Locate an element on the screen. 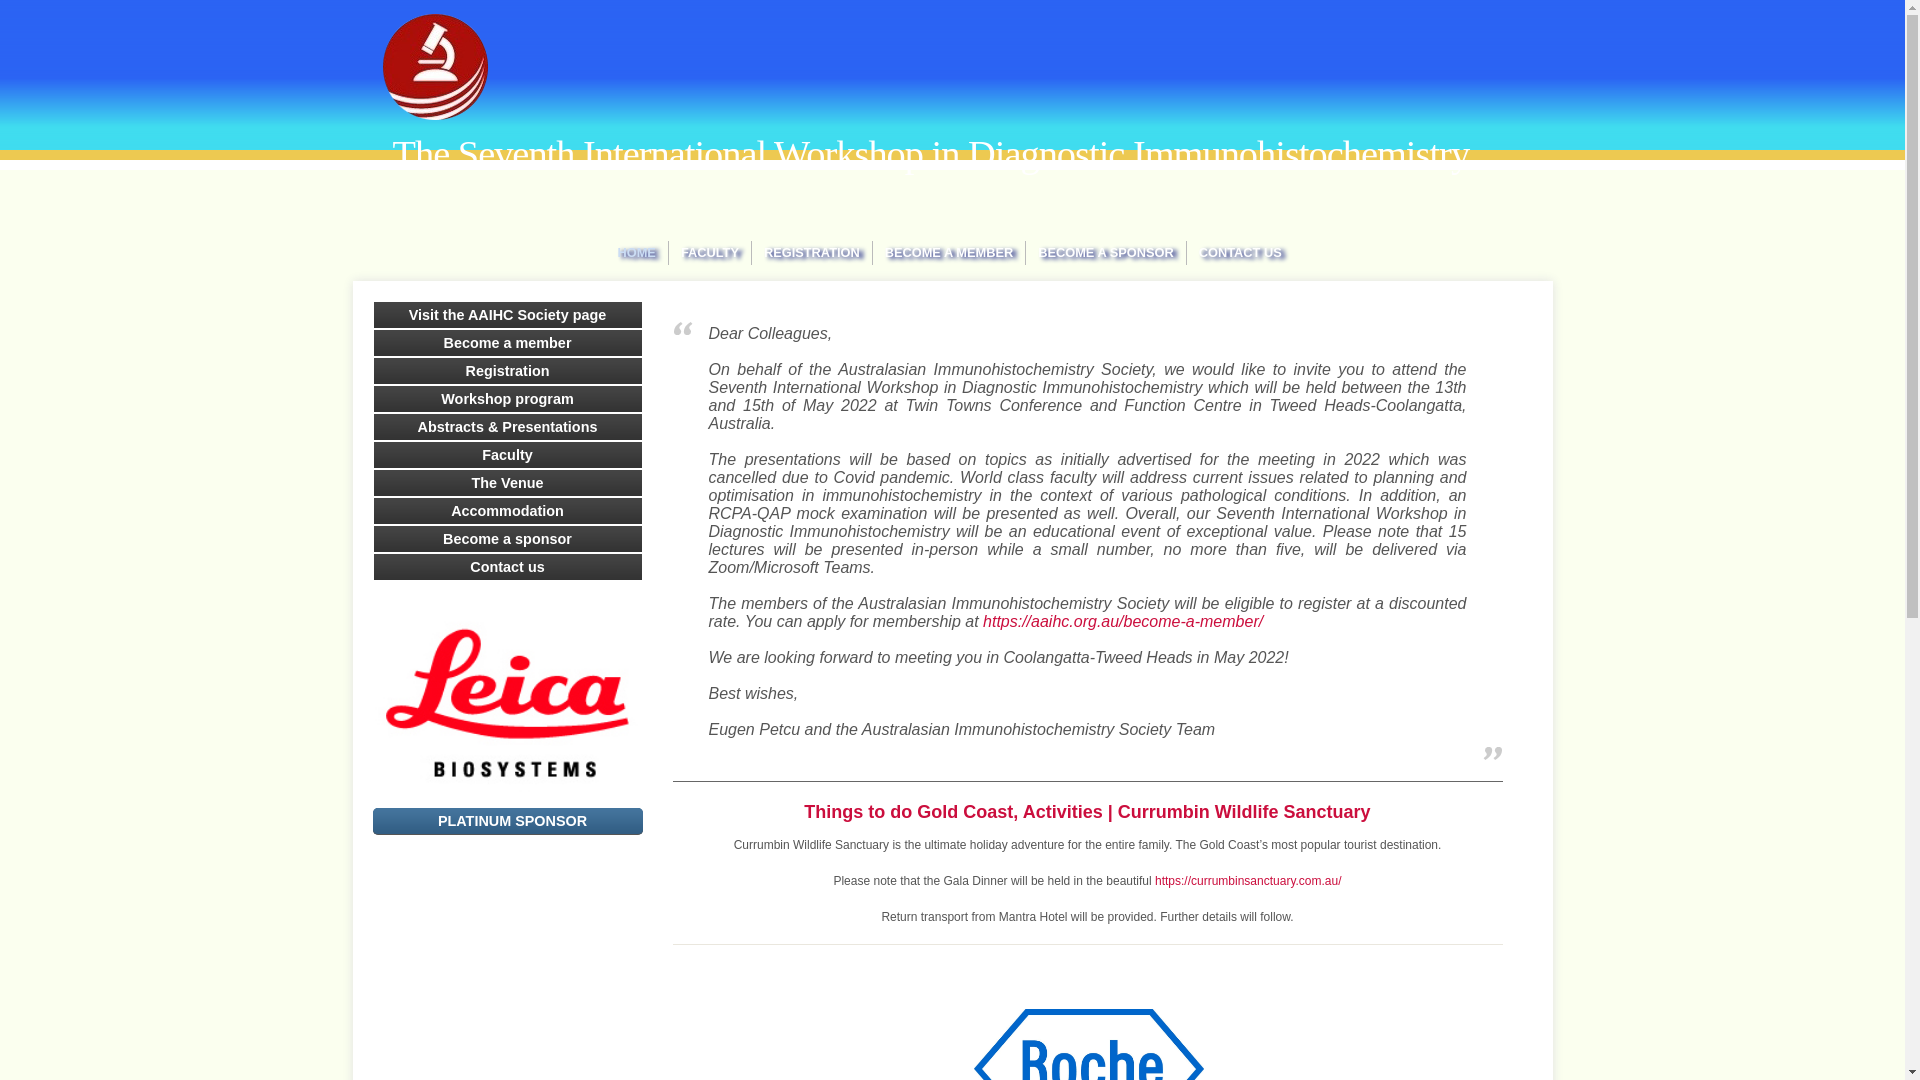  'HOME' is located at coordinates (636, 252).